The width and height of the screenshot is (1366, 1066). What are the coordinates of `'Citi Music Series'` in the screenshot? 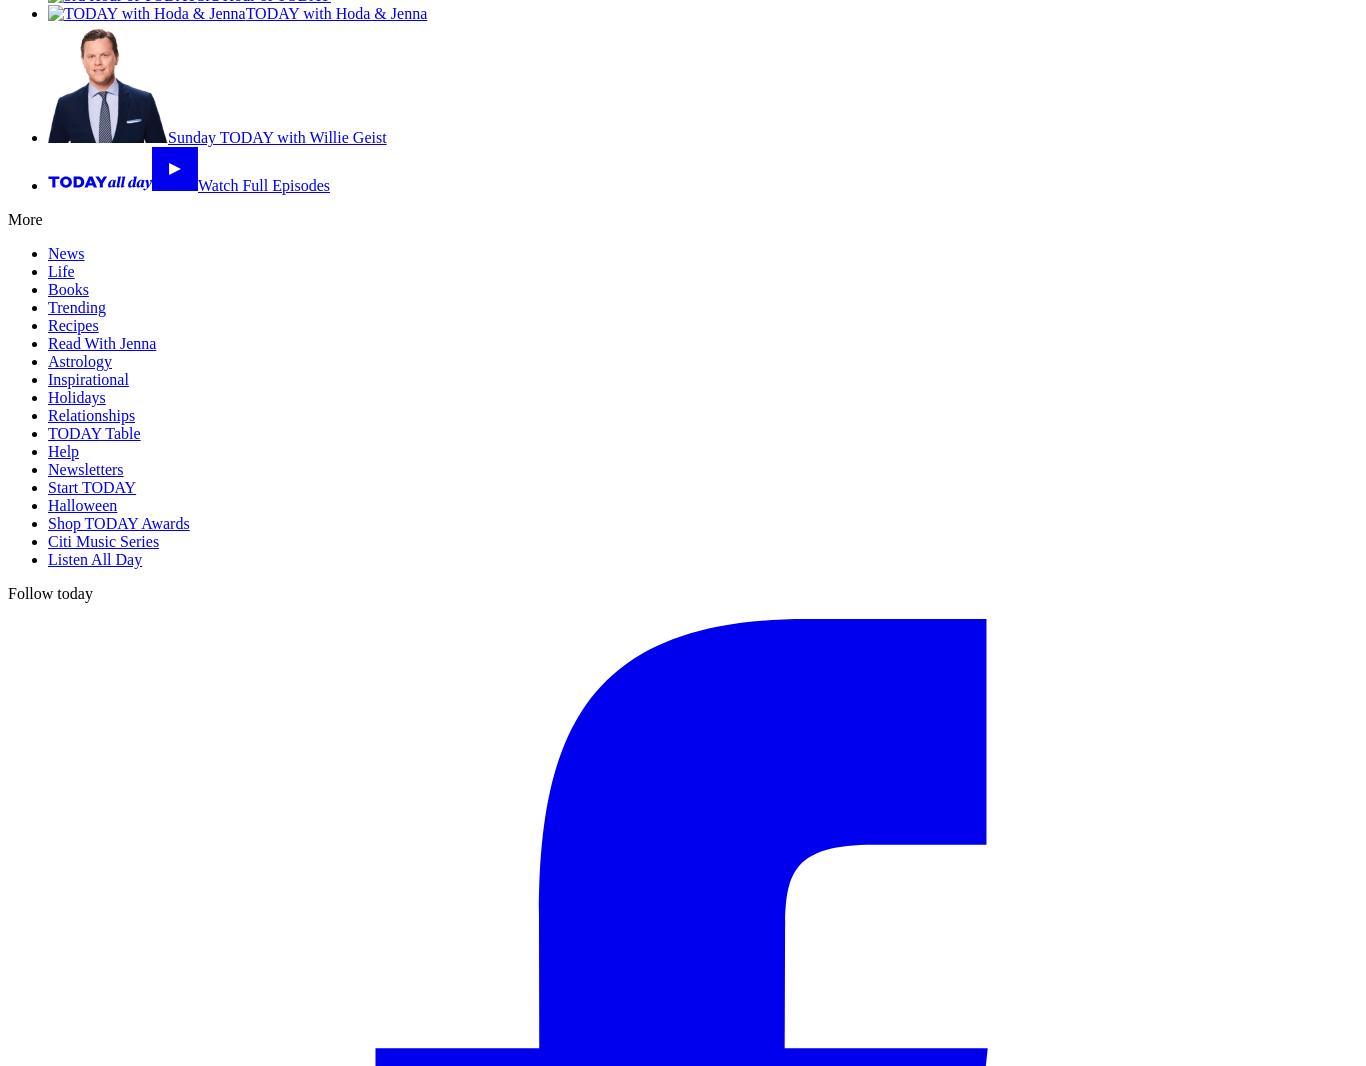 It's located at (103, 540).